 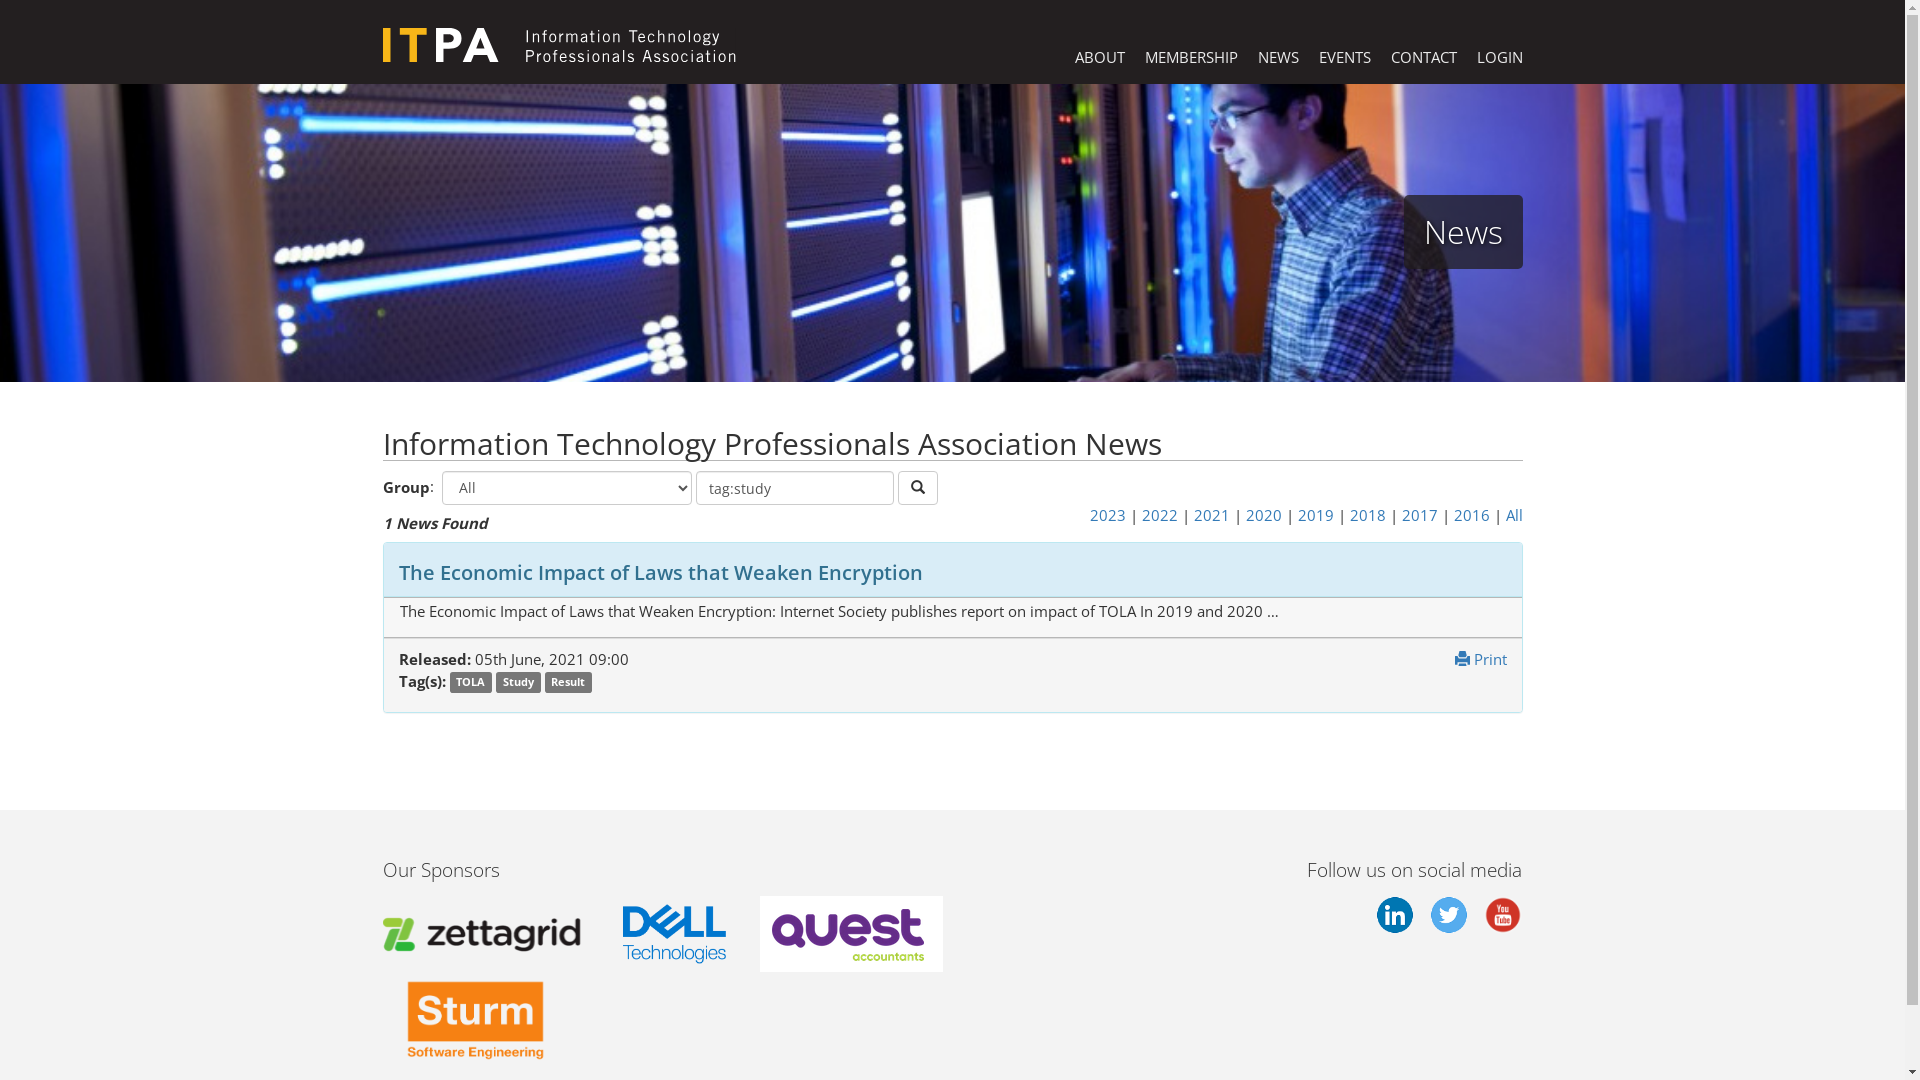 What do you see at coordinates (566, 681) in the screenshot?
I see `'Result'` at bounding box center [566, 681].